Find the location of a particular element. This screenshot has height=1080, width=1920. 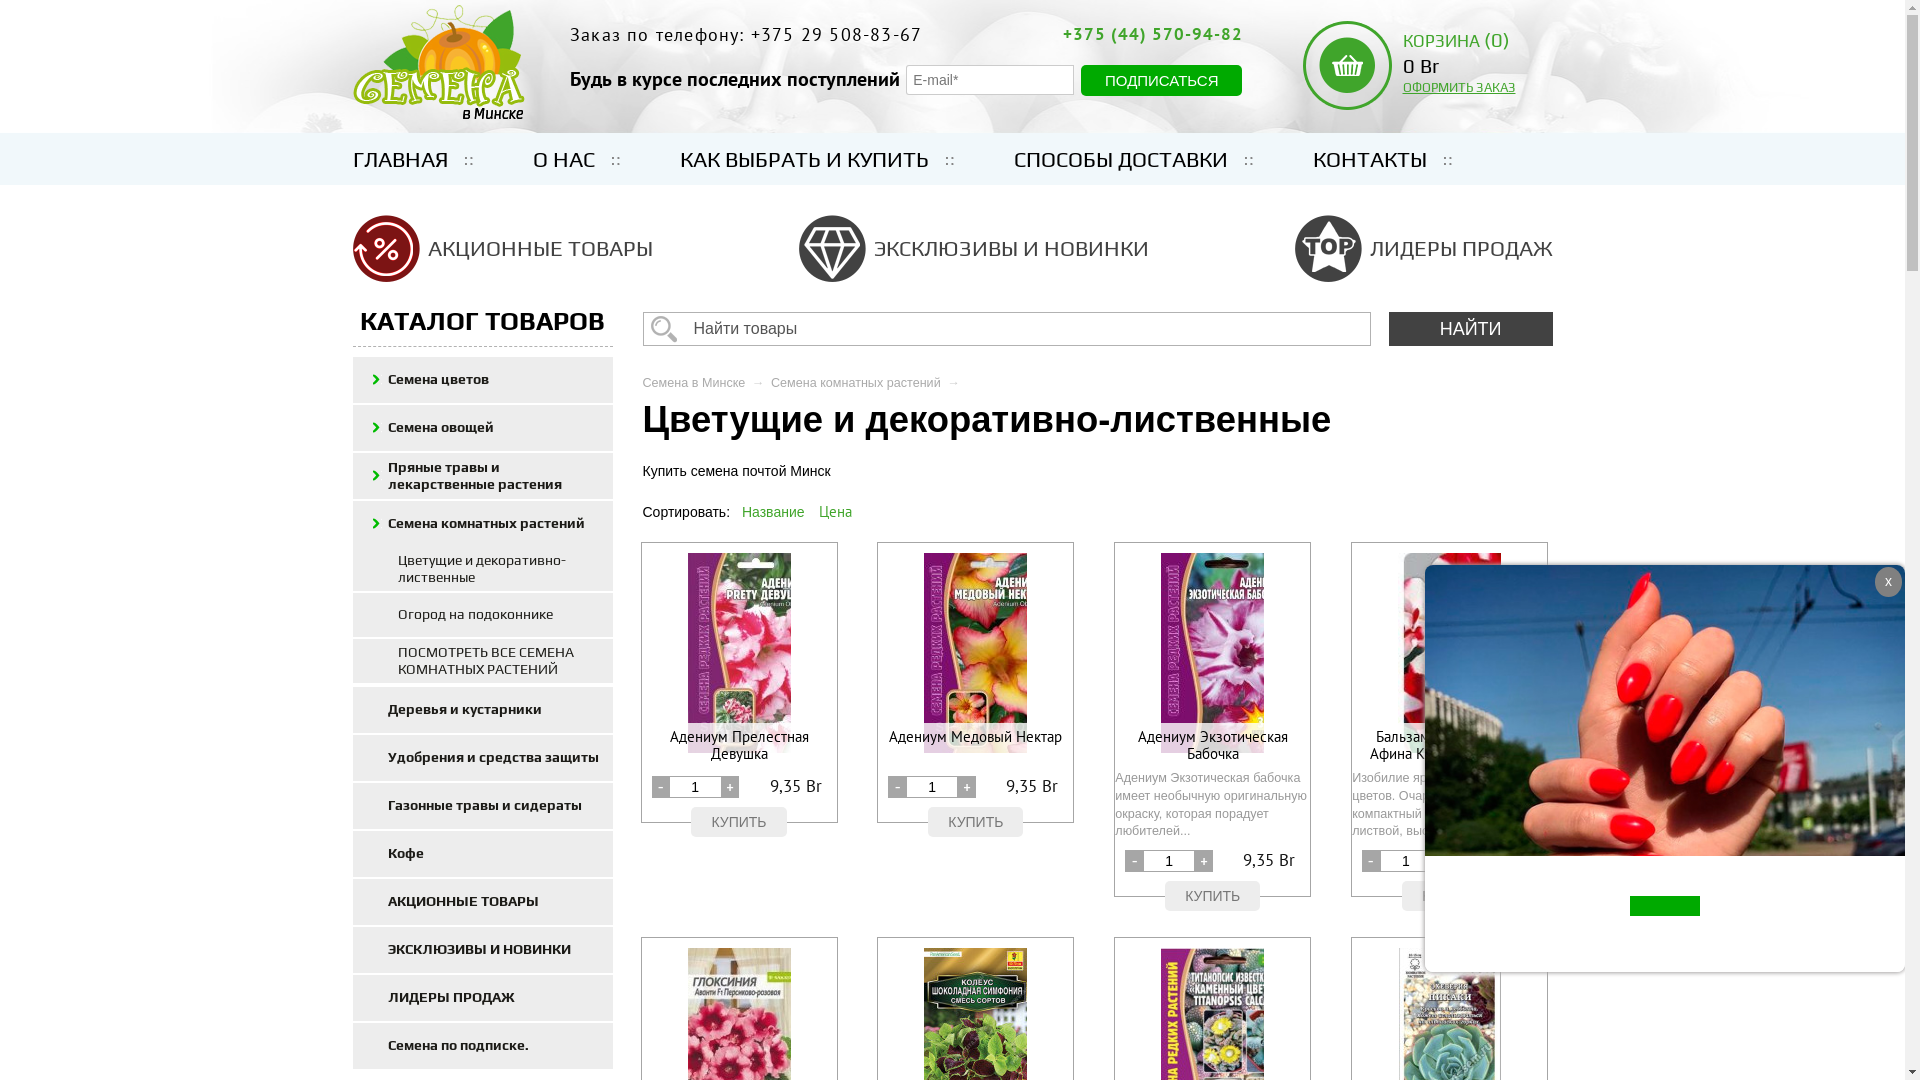

'x' is located at coordinates (1874, 582).